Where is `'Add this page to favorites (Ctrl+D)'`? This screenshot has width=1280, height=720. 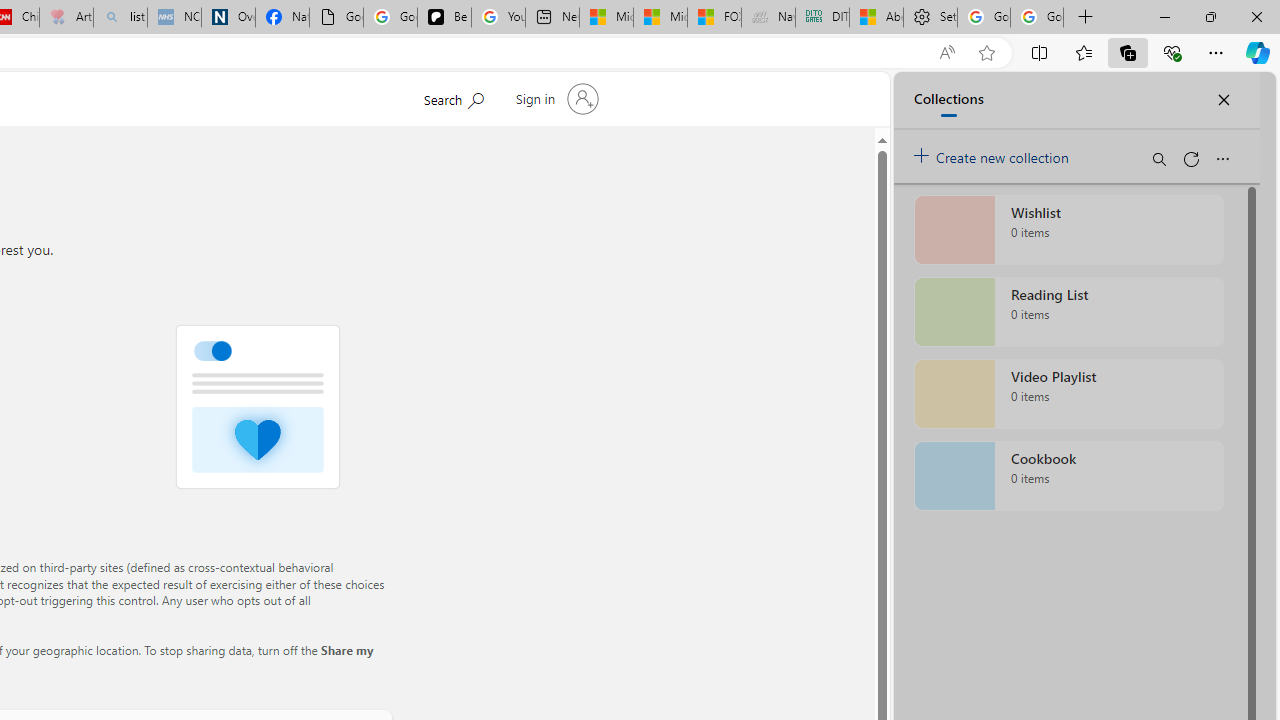 'Add this page to favorites (Ctrl+D)' is located at coordinates (986, 52).